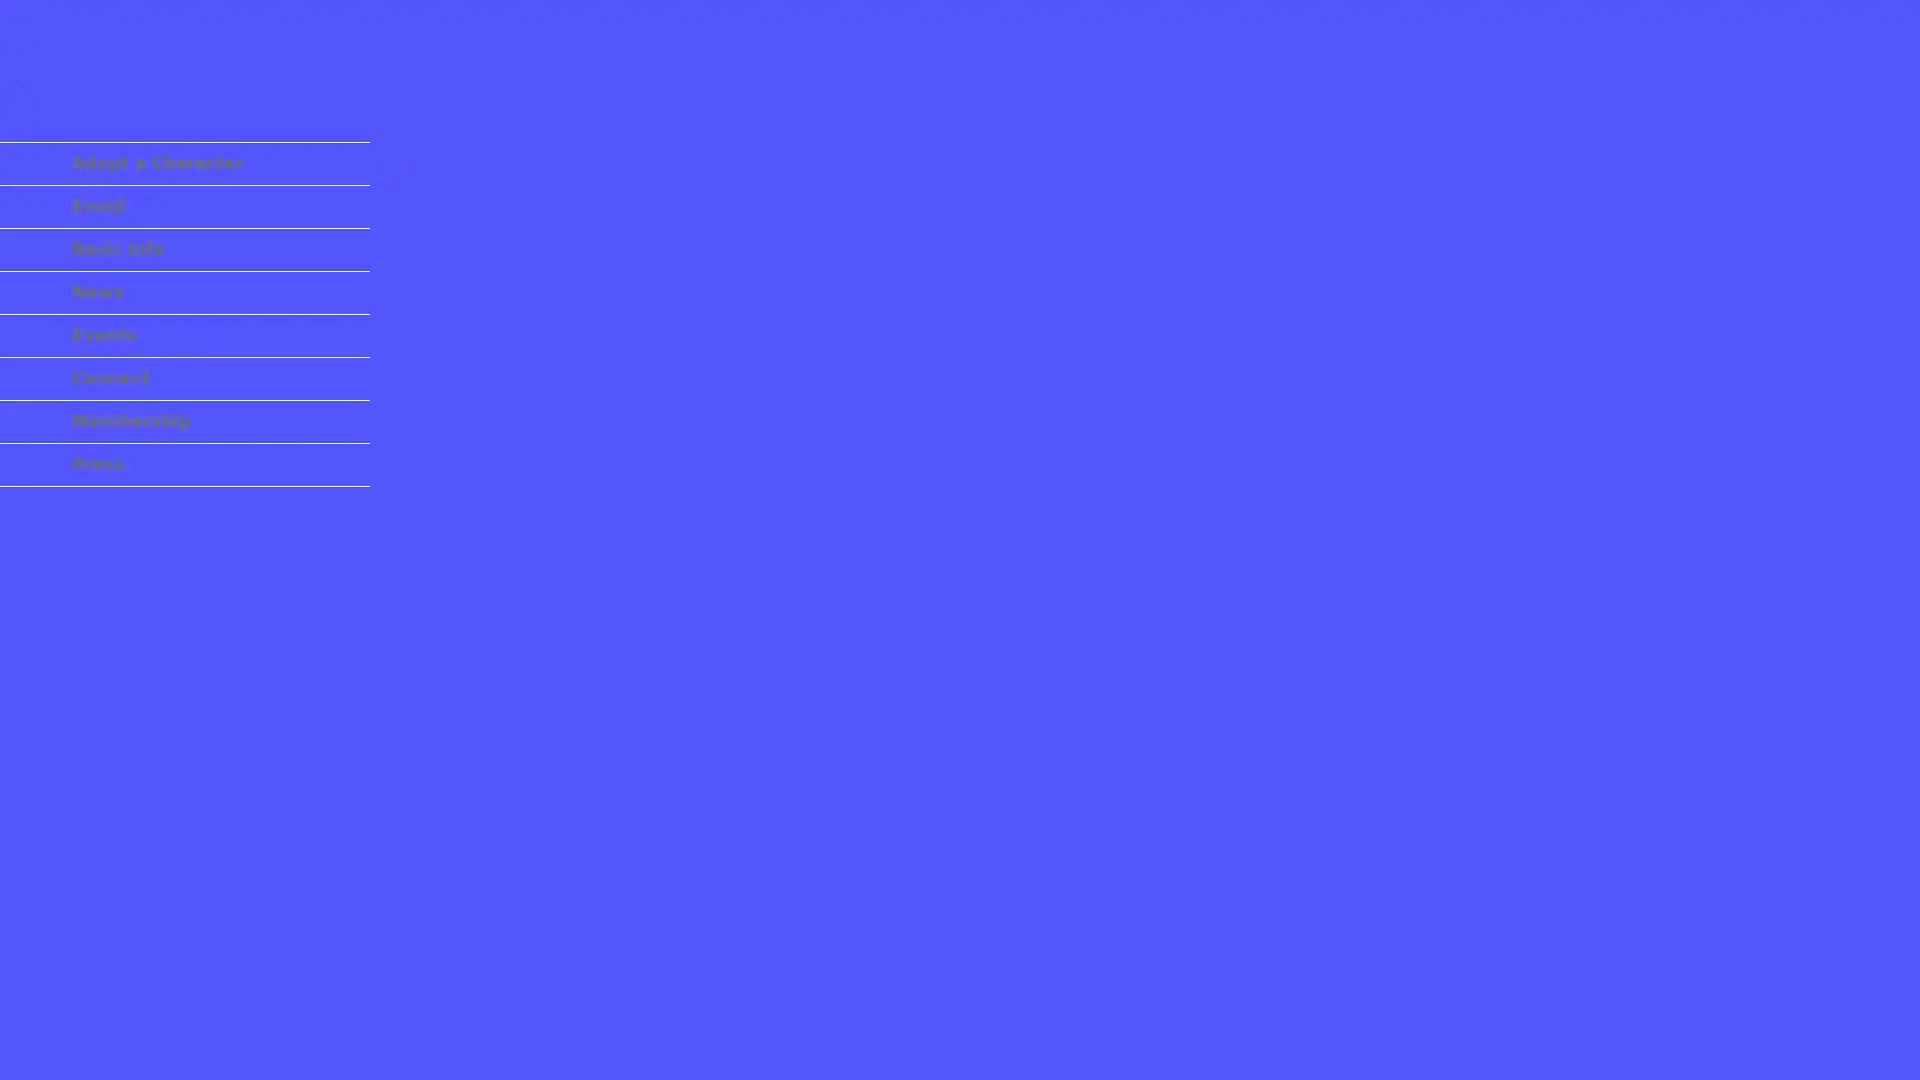  What do you see at coordinates (595, 857) in the screenshot?
I see `U+FF9F` at bounding box center [595, 857].